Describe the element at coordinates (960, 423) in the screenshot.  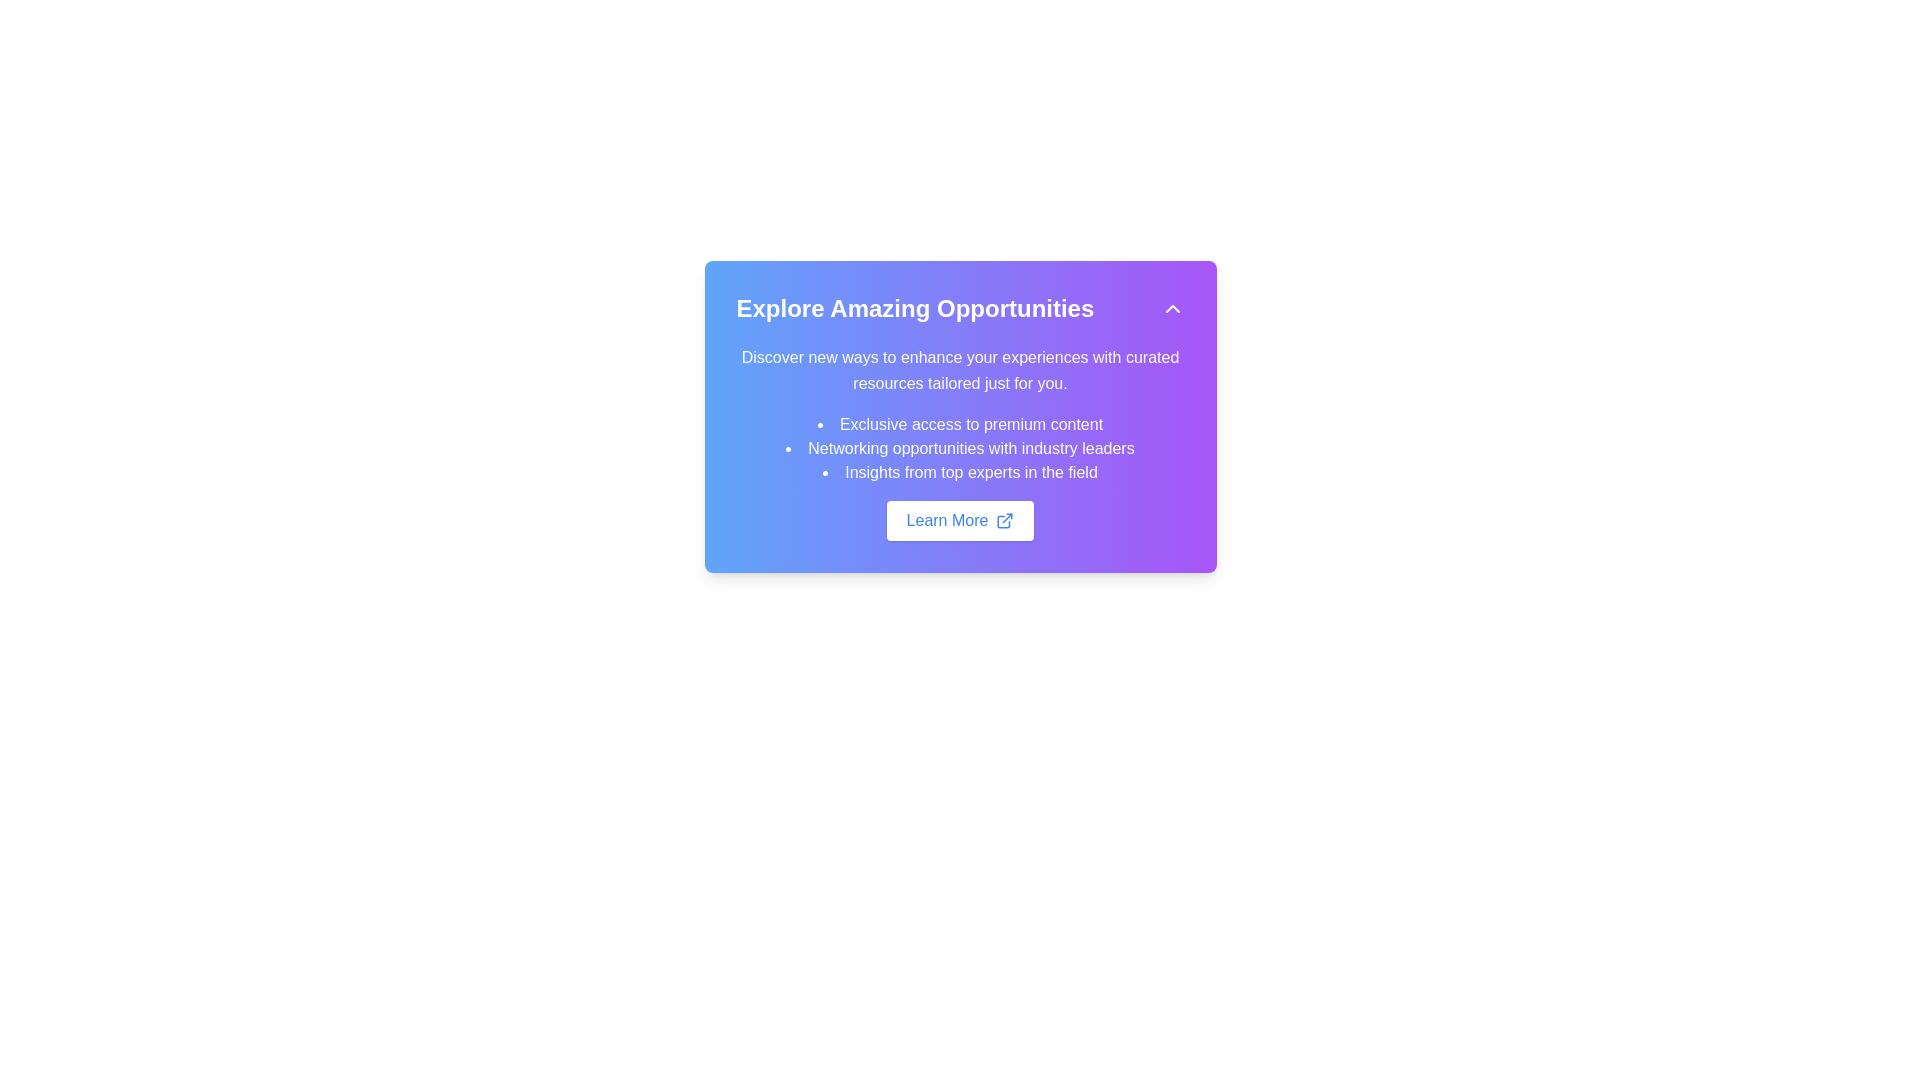
I see `the text element stating 'Exclusive access to premium content', which is the first item in a list of bullet points within the informational card titled 'Explore Amazing Opportunities'` at that location.